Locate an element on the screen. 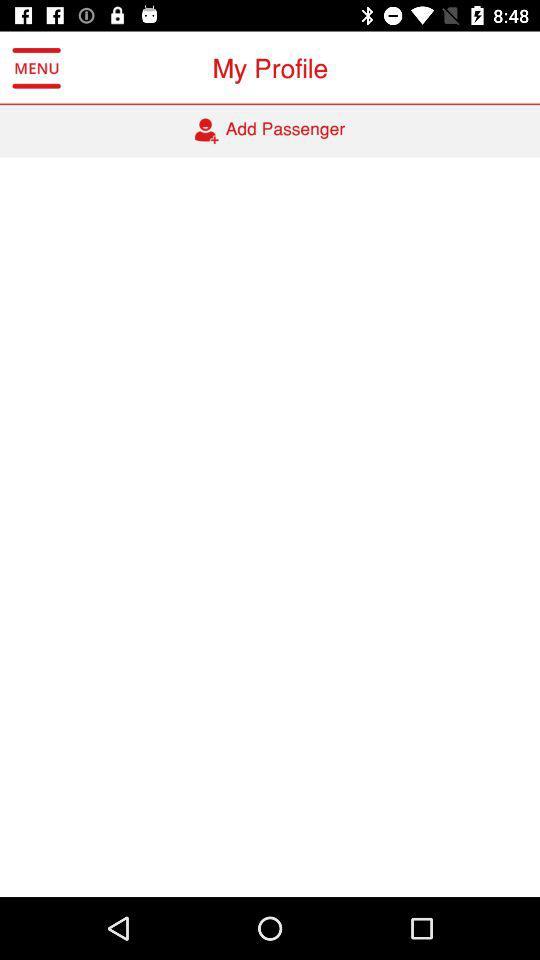  the add passenger is located at coordinates (270, 130).